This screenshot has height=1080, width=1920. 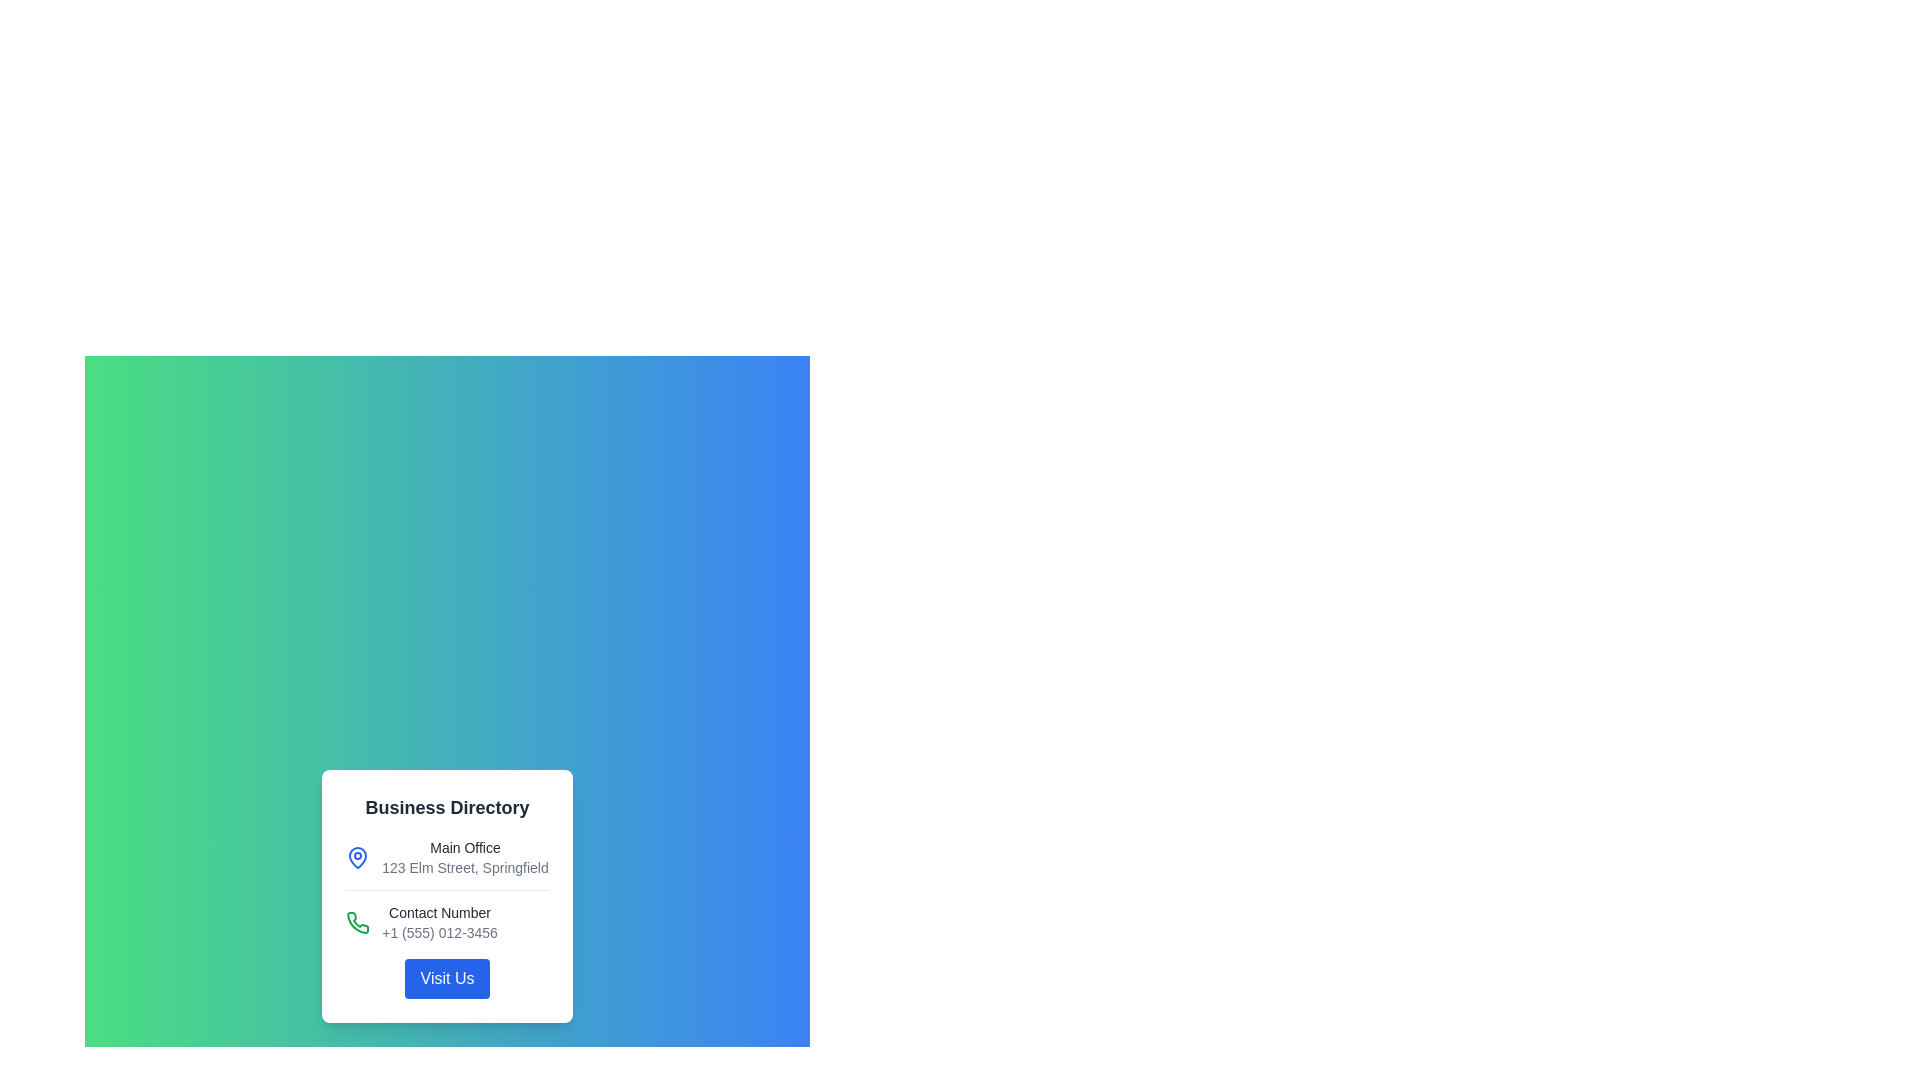 I want to click on the navigation button located at the center-bottom of the vertical card layout, so click(x=446, y=977).